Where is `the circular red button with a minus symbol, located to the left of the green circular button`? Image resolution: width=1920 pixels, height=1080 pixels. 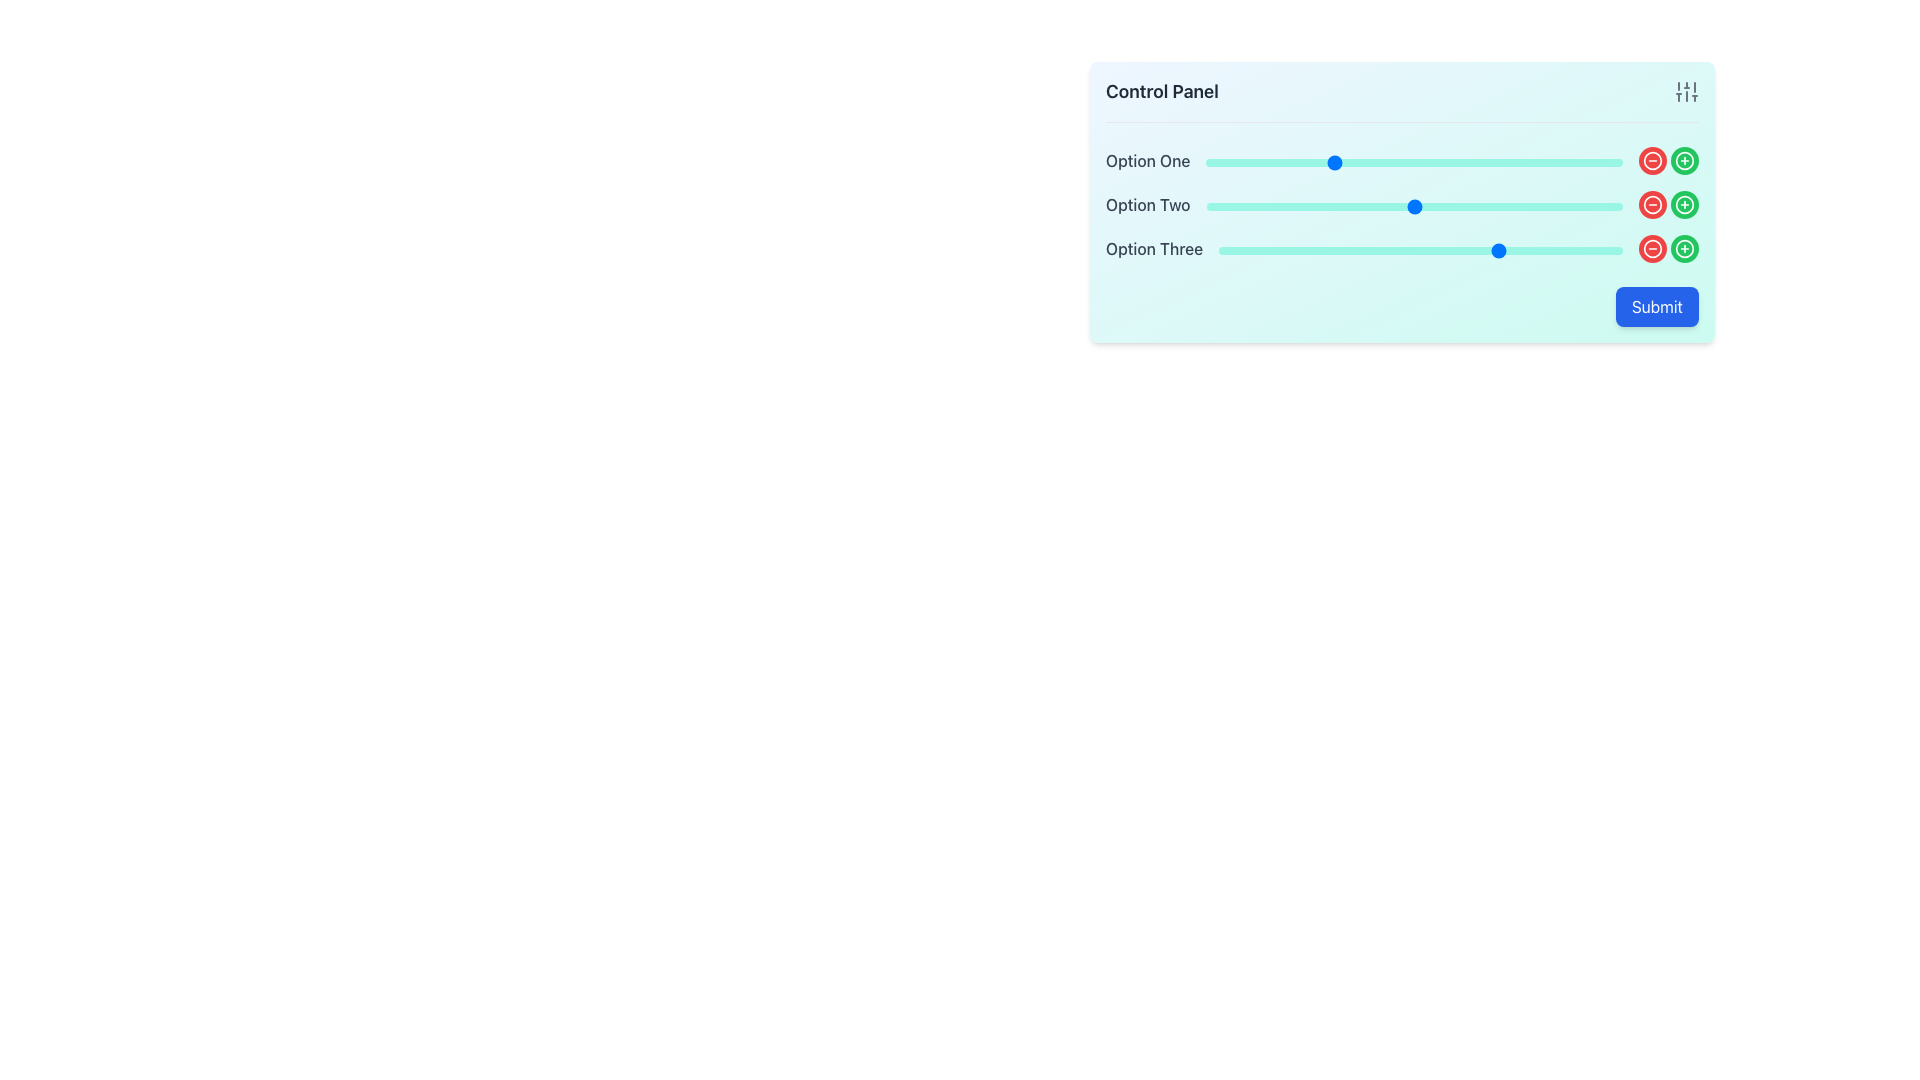 the circular red button with a minus symbol, located to the left of the green circular button is located at coordinates (1652, 204).